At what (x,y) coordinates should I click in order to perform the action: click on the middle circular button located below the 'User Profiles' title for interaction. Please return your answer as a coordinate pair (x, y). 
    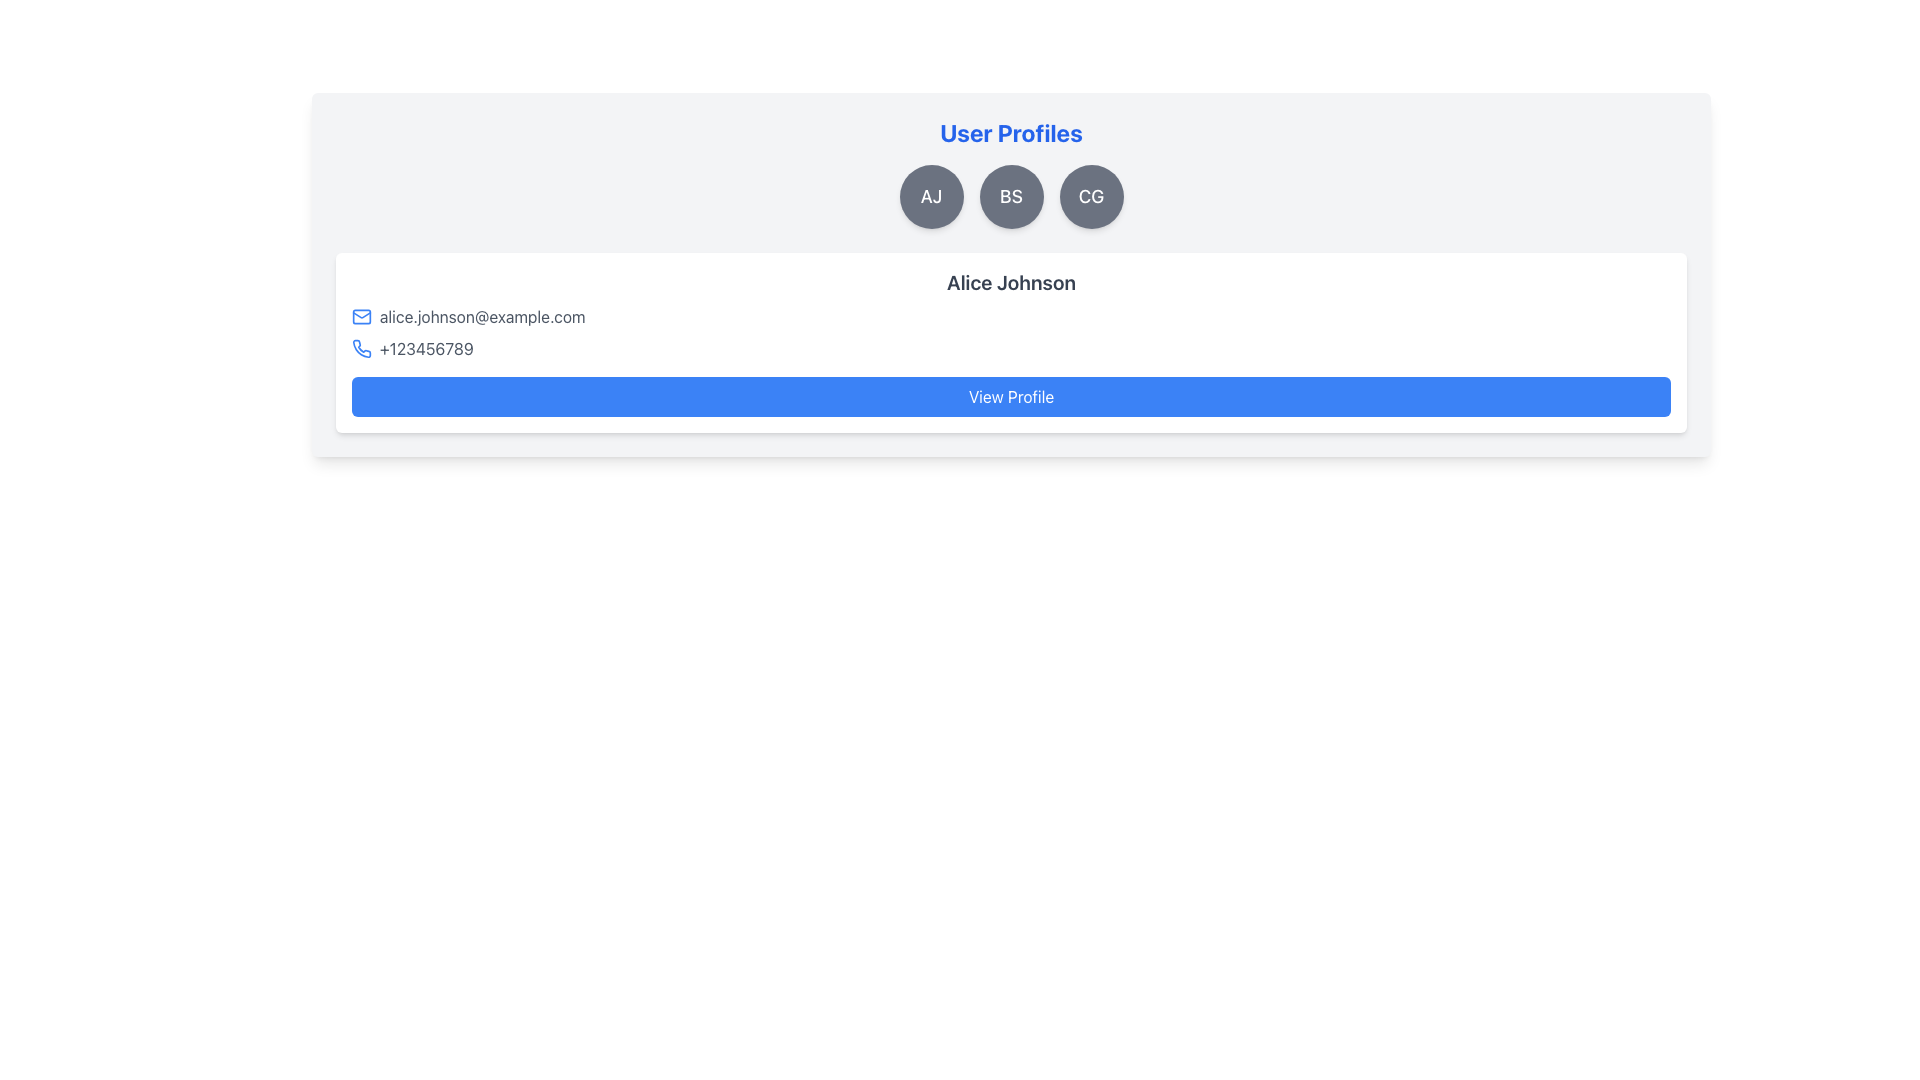
    Looking at the image, I should click on (1011, 196).